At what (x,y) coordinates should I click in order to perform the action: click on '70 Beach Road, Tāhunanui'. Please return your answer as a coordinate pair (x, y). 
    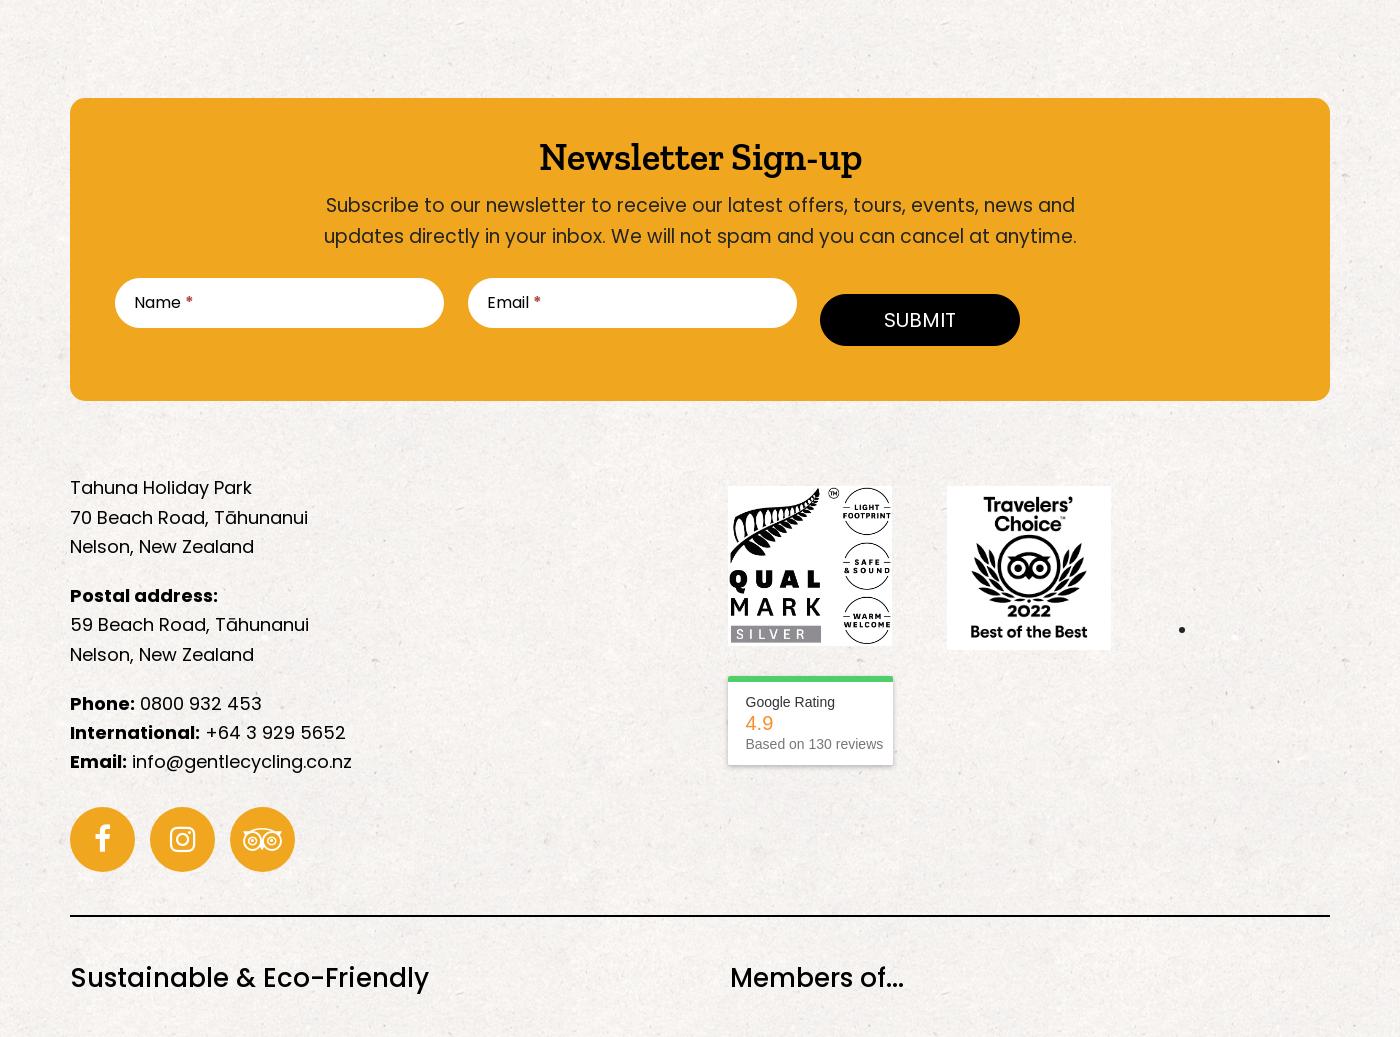
    Looking at the image, I should click on (189, 515).